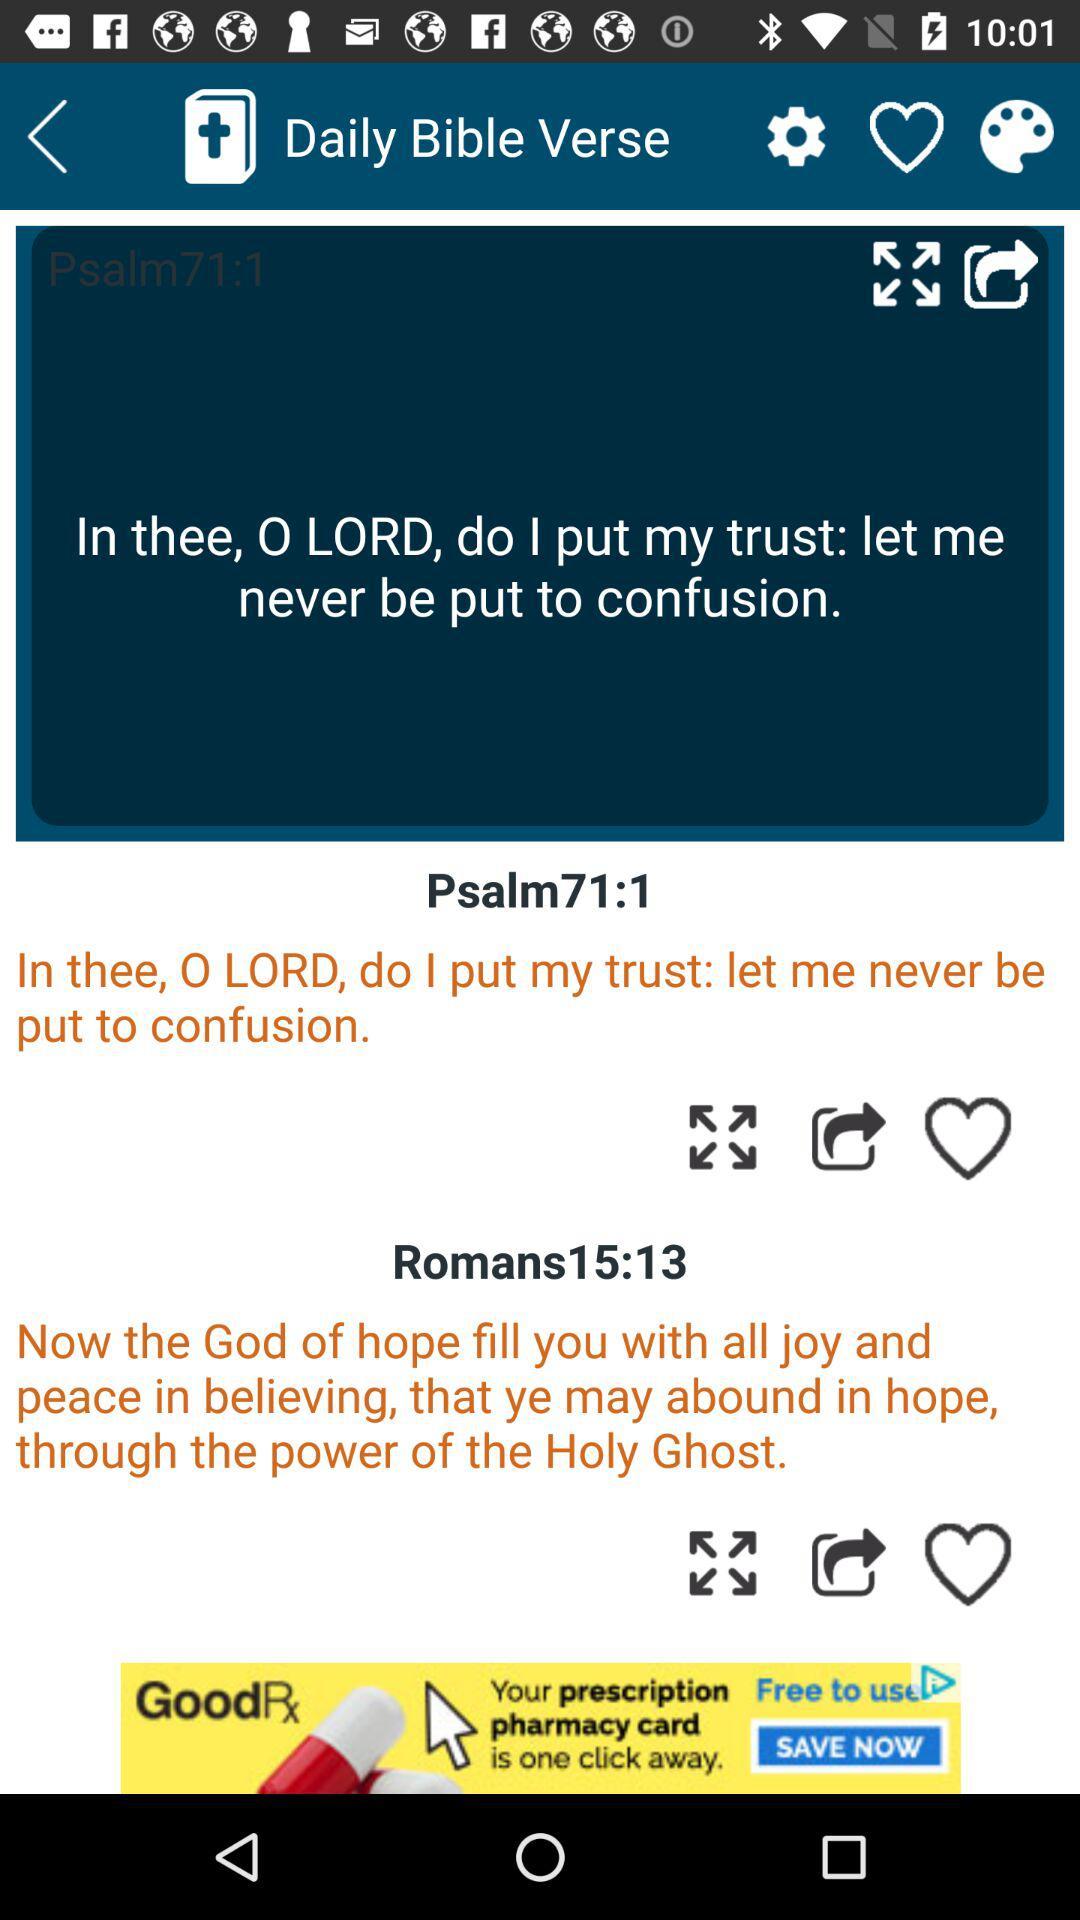  I want to click on change the theme, so click(1017, 135).